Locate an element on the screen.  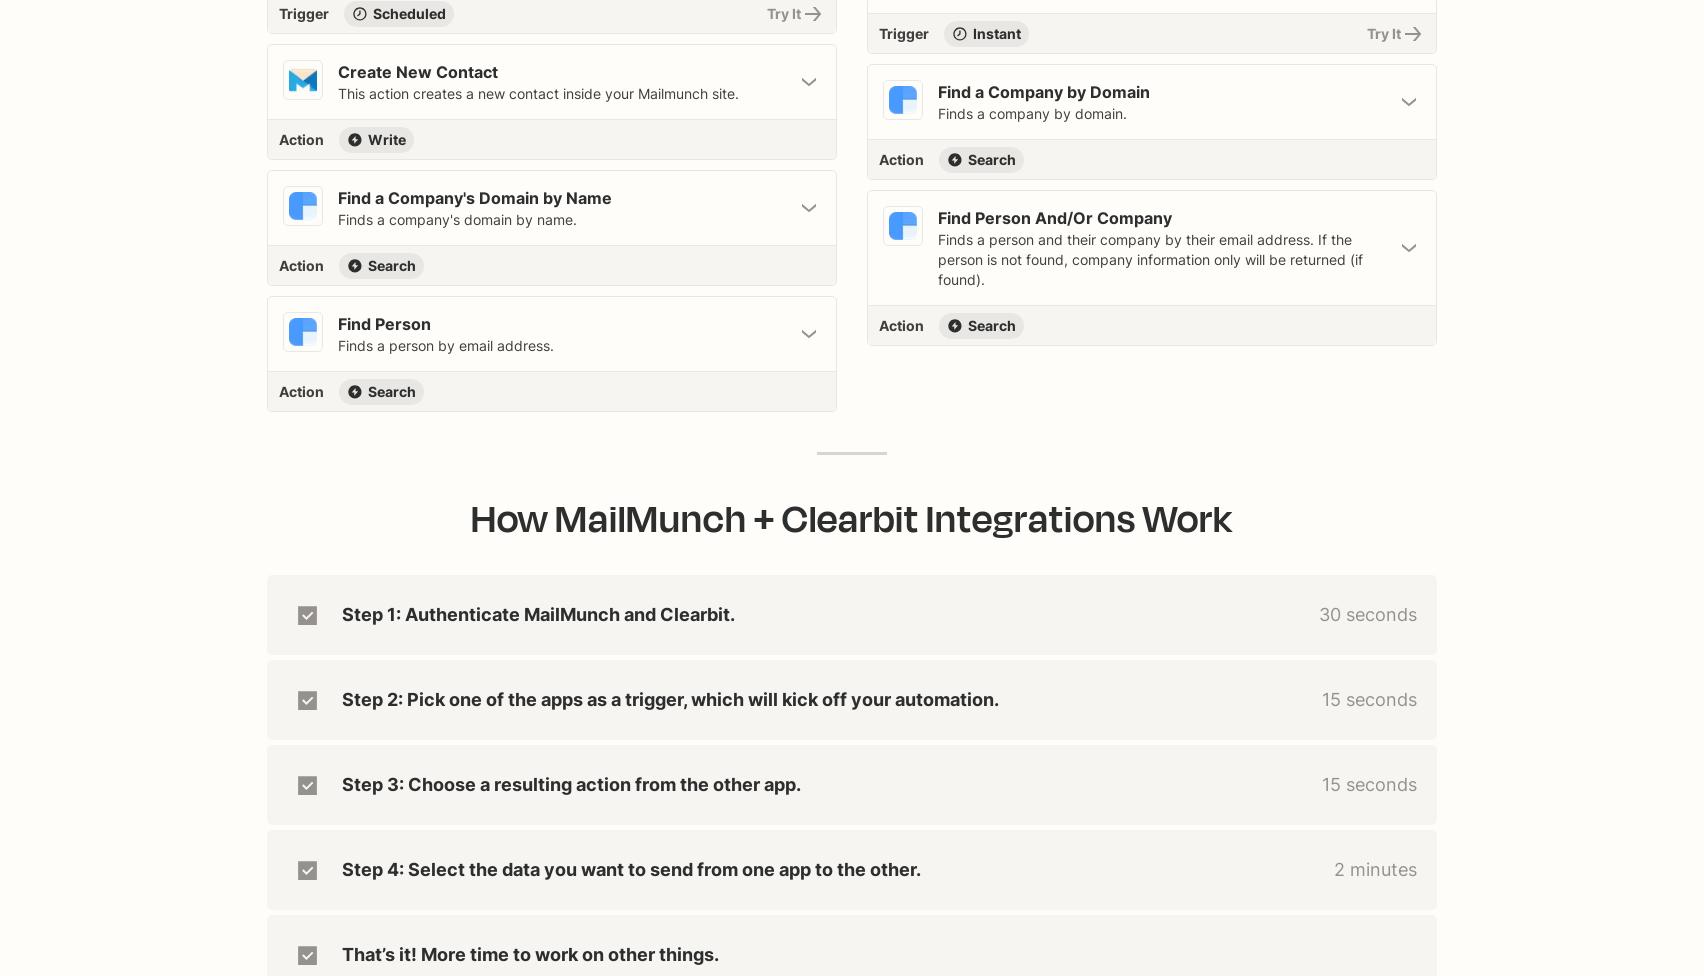
'This action creates a new contact inside your Mailmunch site.' is located at coordinates (538, 93).